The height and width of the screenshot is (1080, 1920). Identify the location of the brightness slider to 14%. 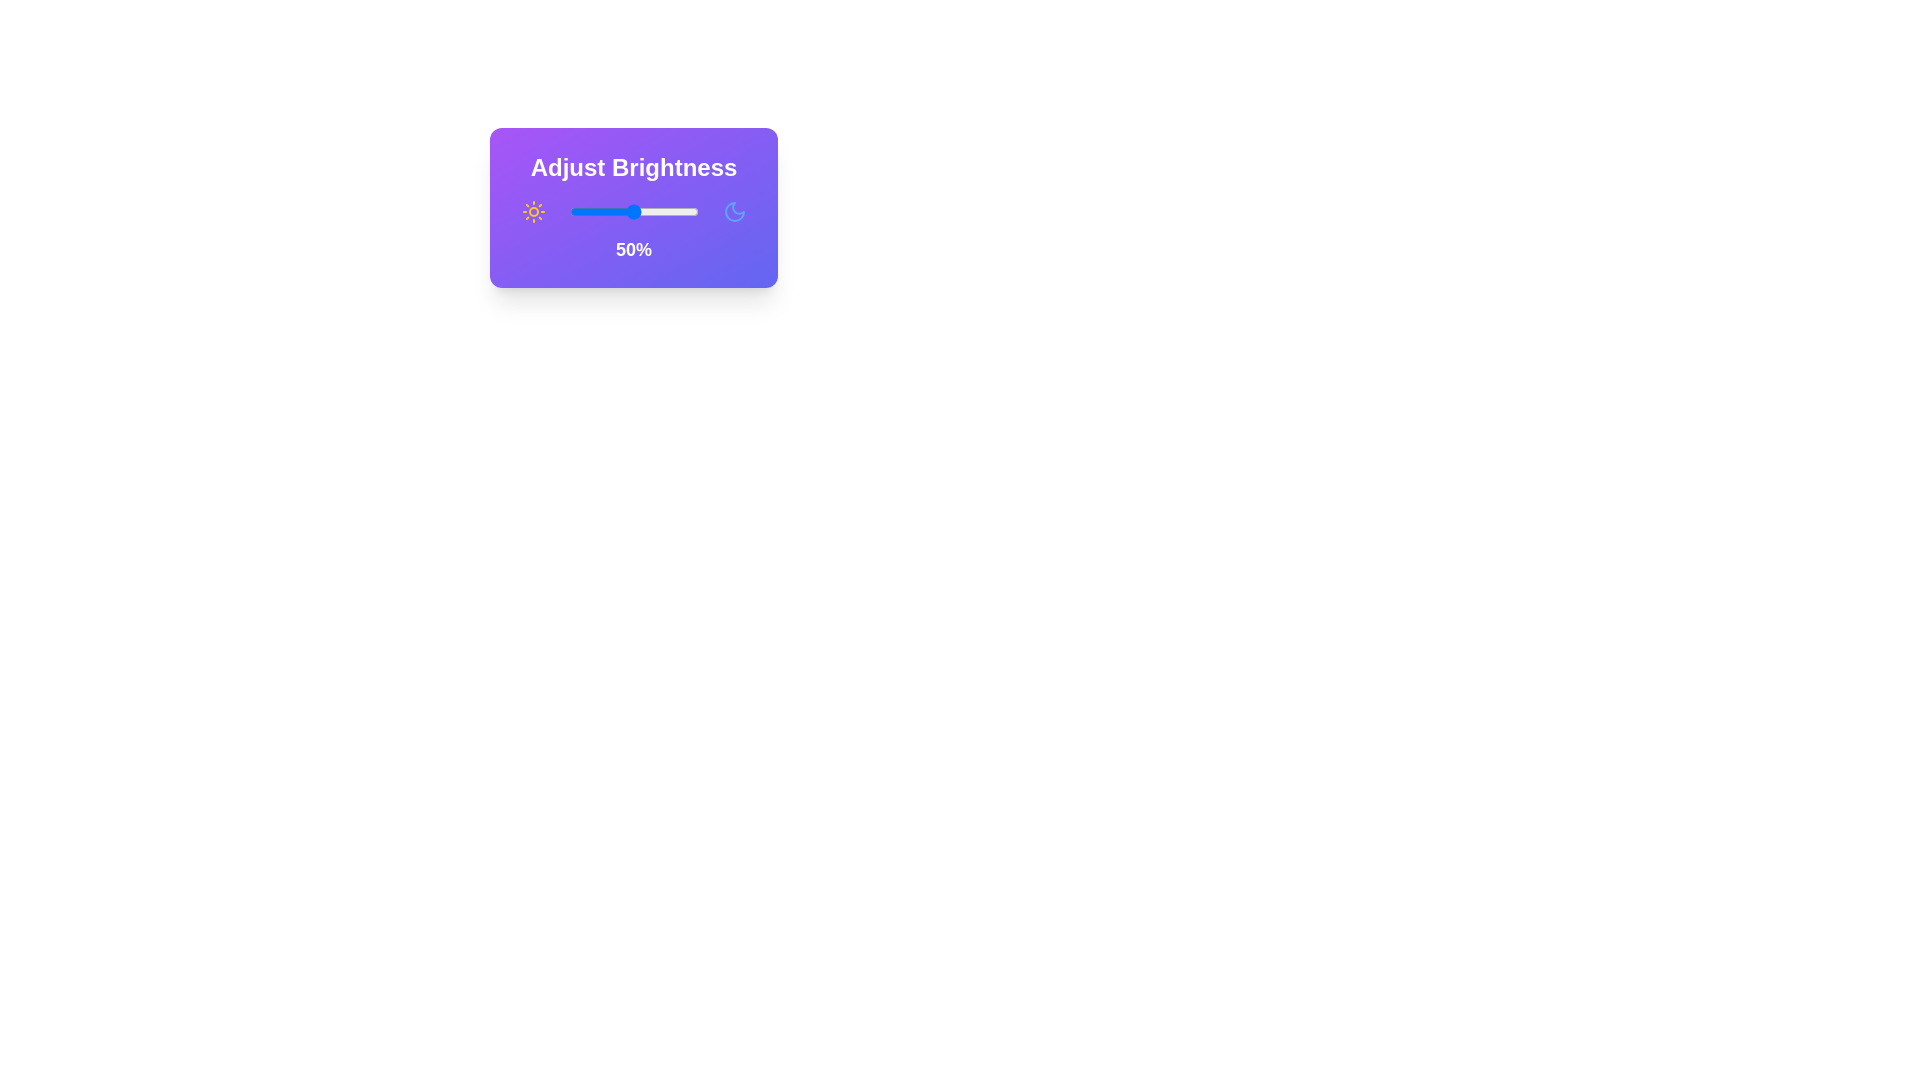
(586, 212).